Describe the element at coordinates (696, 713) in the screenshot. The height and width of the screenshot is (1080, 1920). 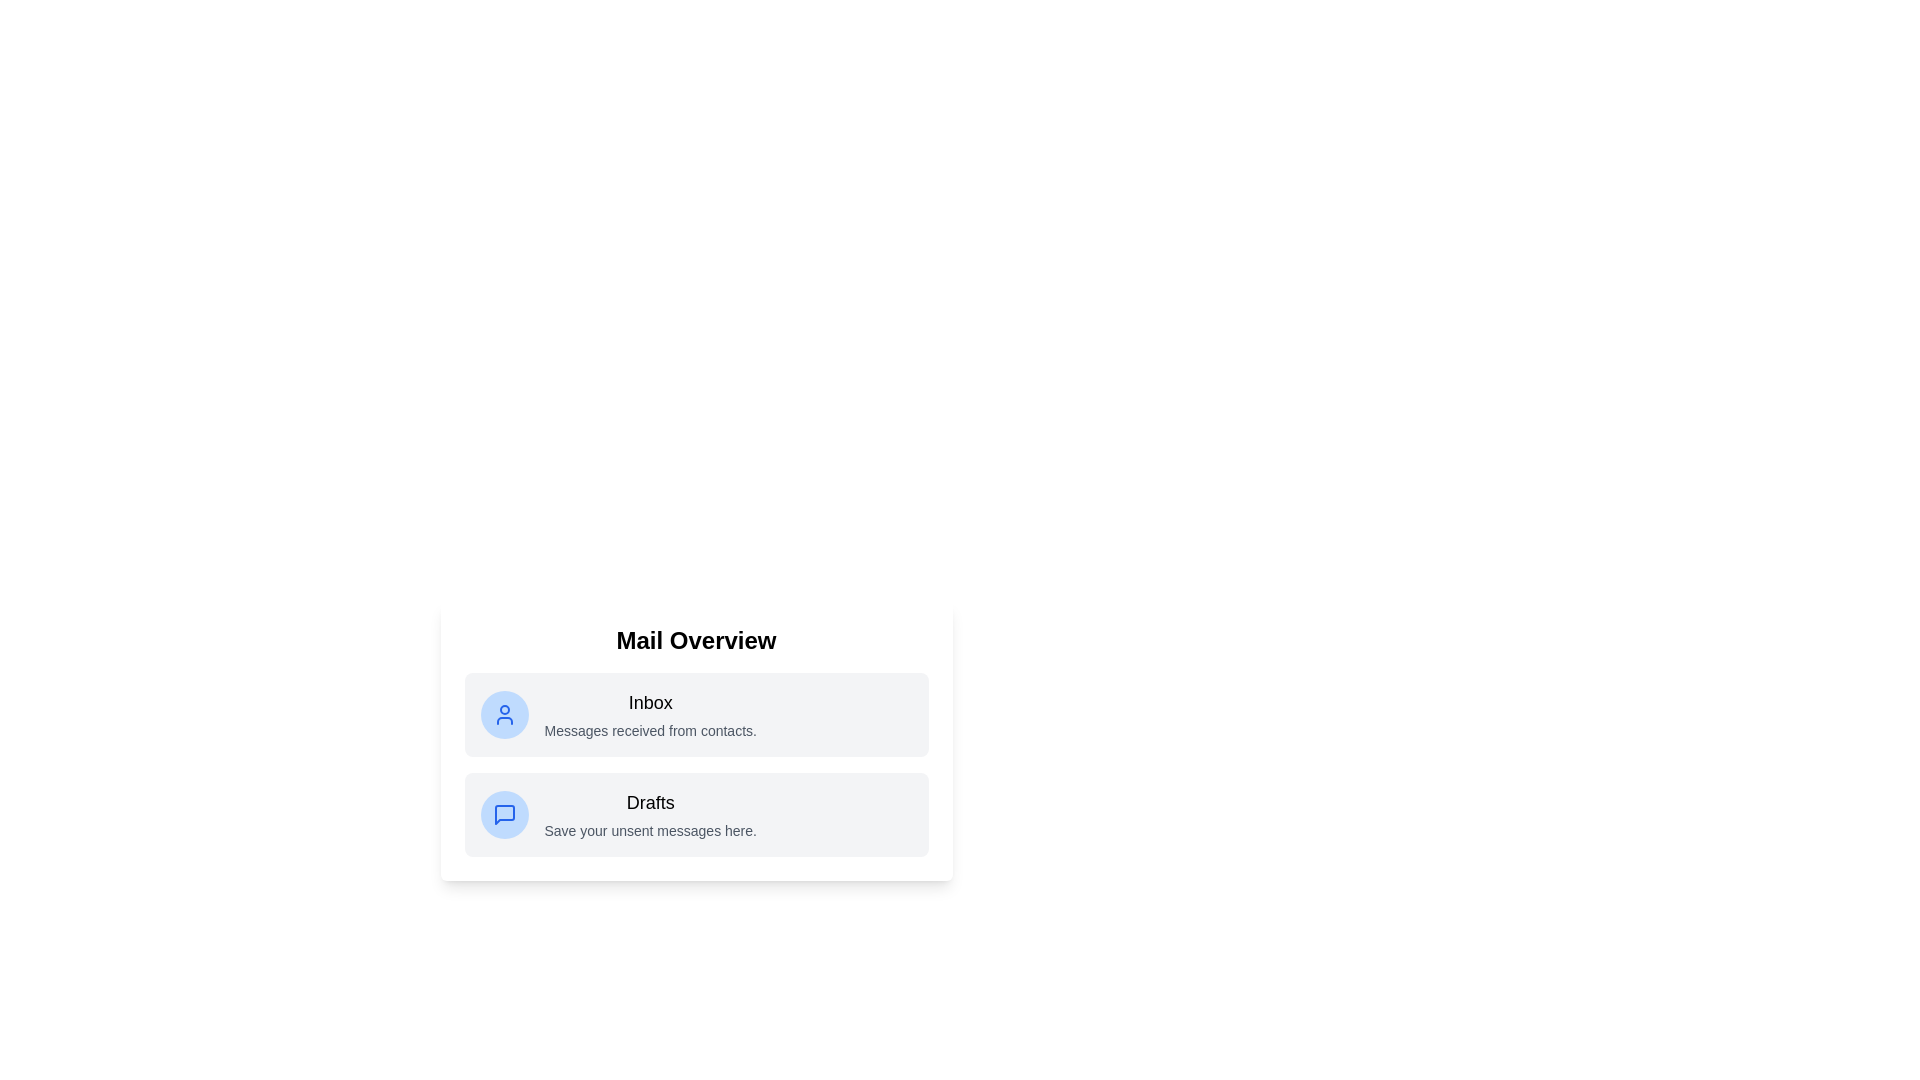
I see `the list item corresponding to Inbox to select it` at that location.